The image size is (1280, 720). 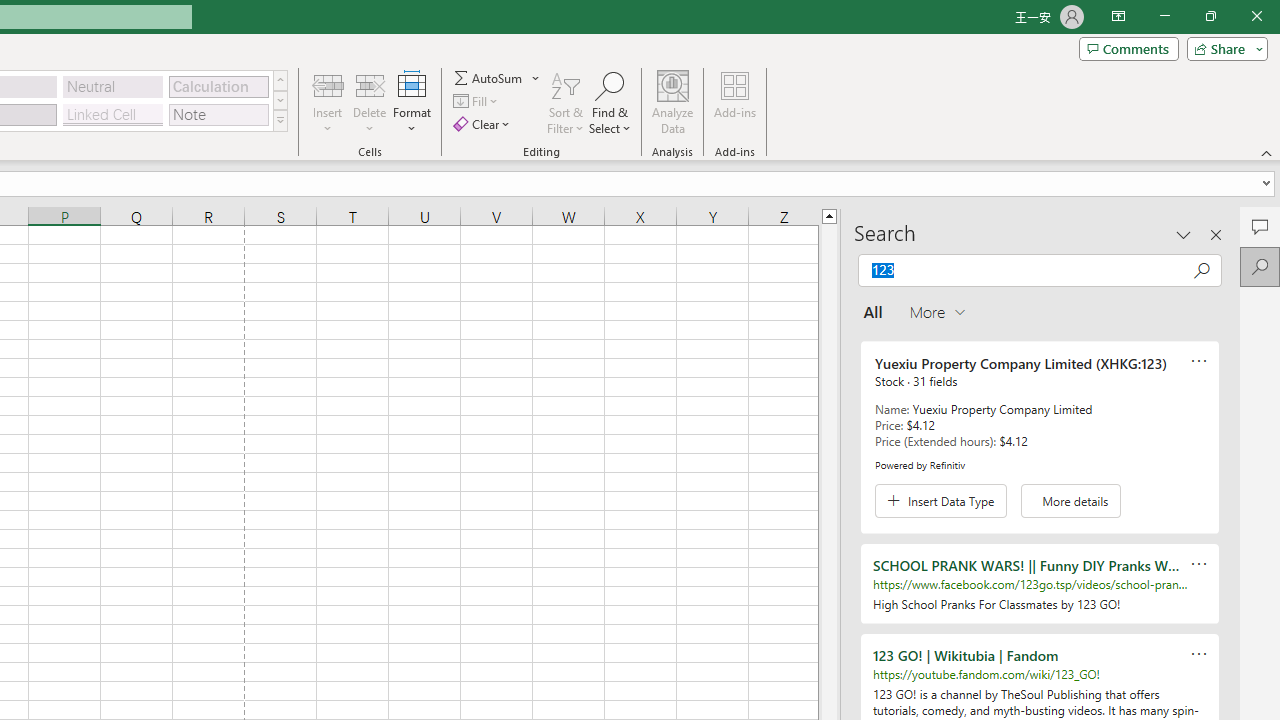 I want to click on 'Sum', so click(x=489, y=77).